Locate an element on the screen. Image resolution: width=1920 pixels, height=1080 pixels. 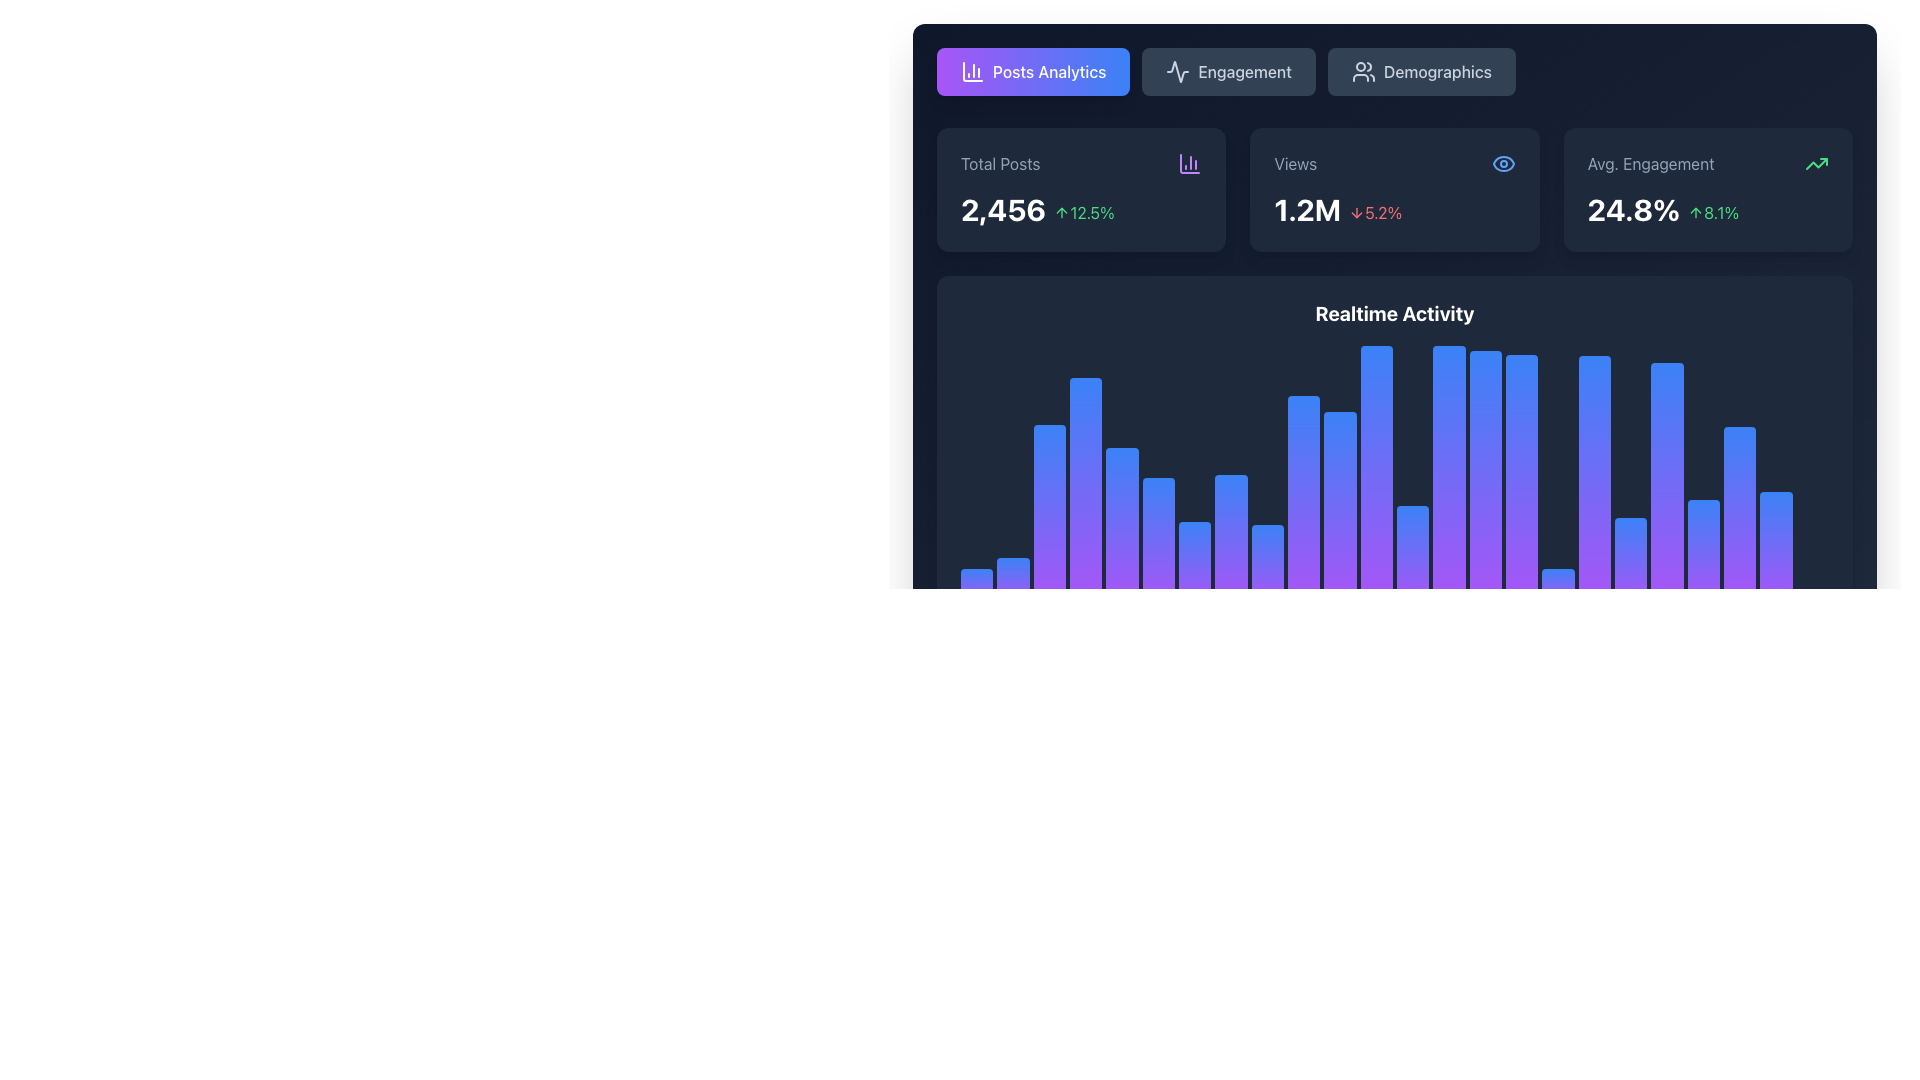
the 18th Graph bar in the central lower half of the interface is located at coordinates (1593, 562).